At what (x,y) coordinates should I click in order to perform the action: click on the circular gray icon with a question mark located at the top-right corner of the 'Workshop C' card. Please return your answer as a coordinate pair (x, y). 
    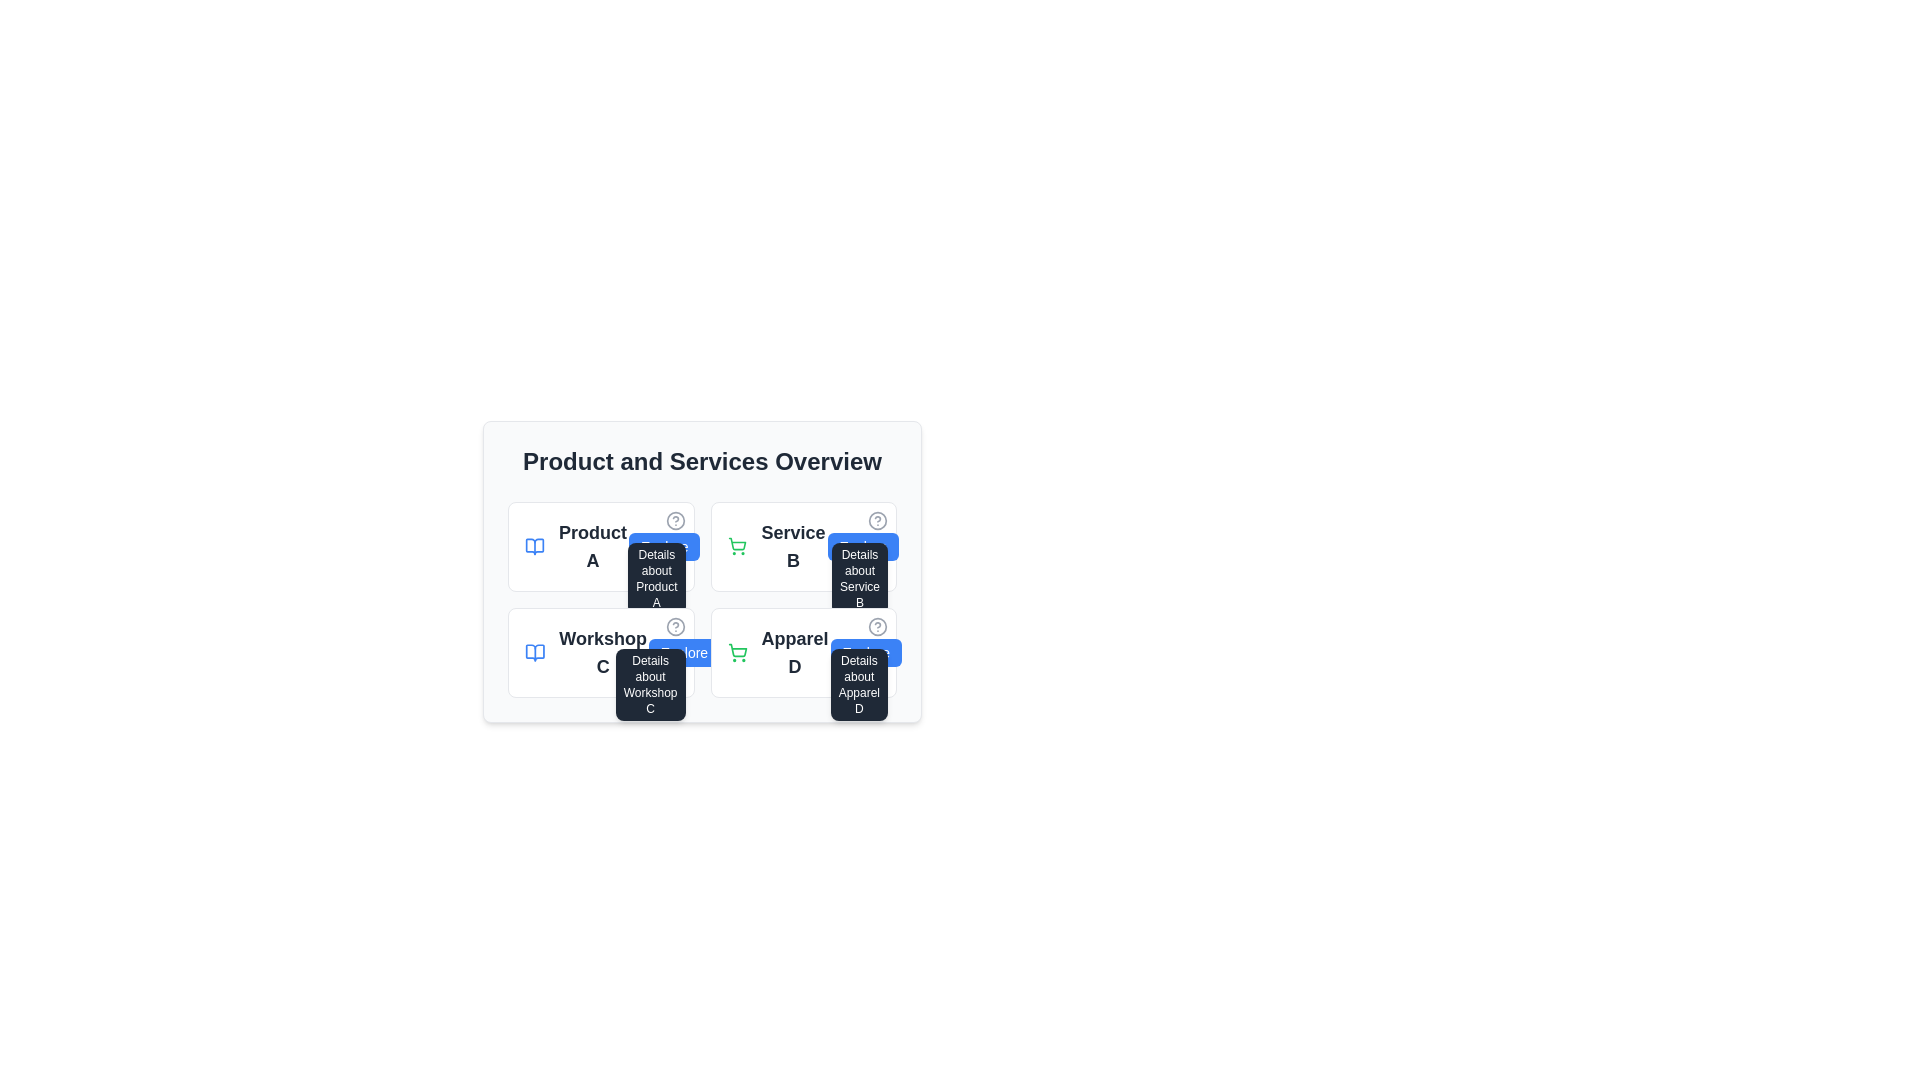
    Looking at the image, I should click on (675, 626).